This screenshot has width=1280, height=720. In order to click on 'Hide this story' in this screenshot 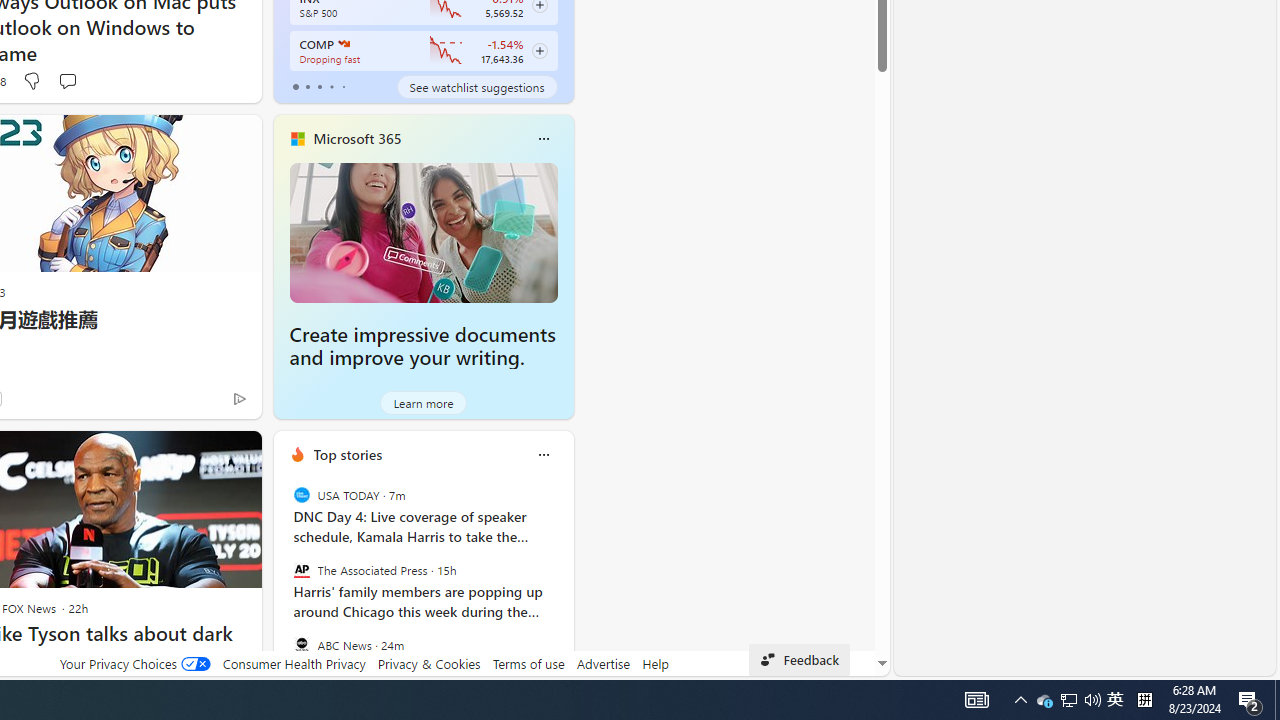, I will do `click(201, 455)`.